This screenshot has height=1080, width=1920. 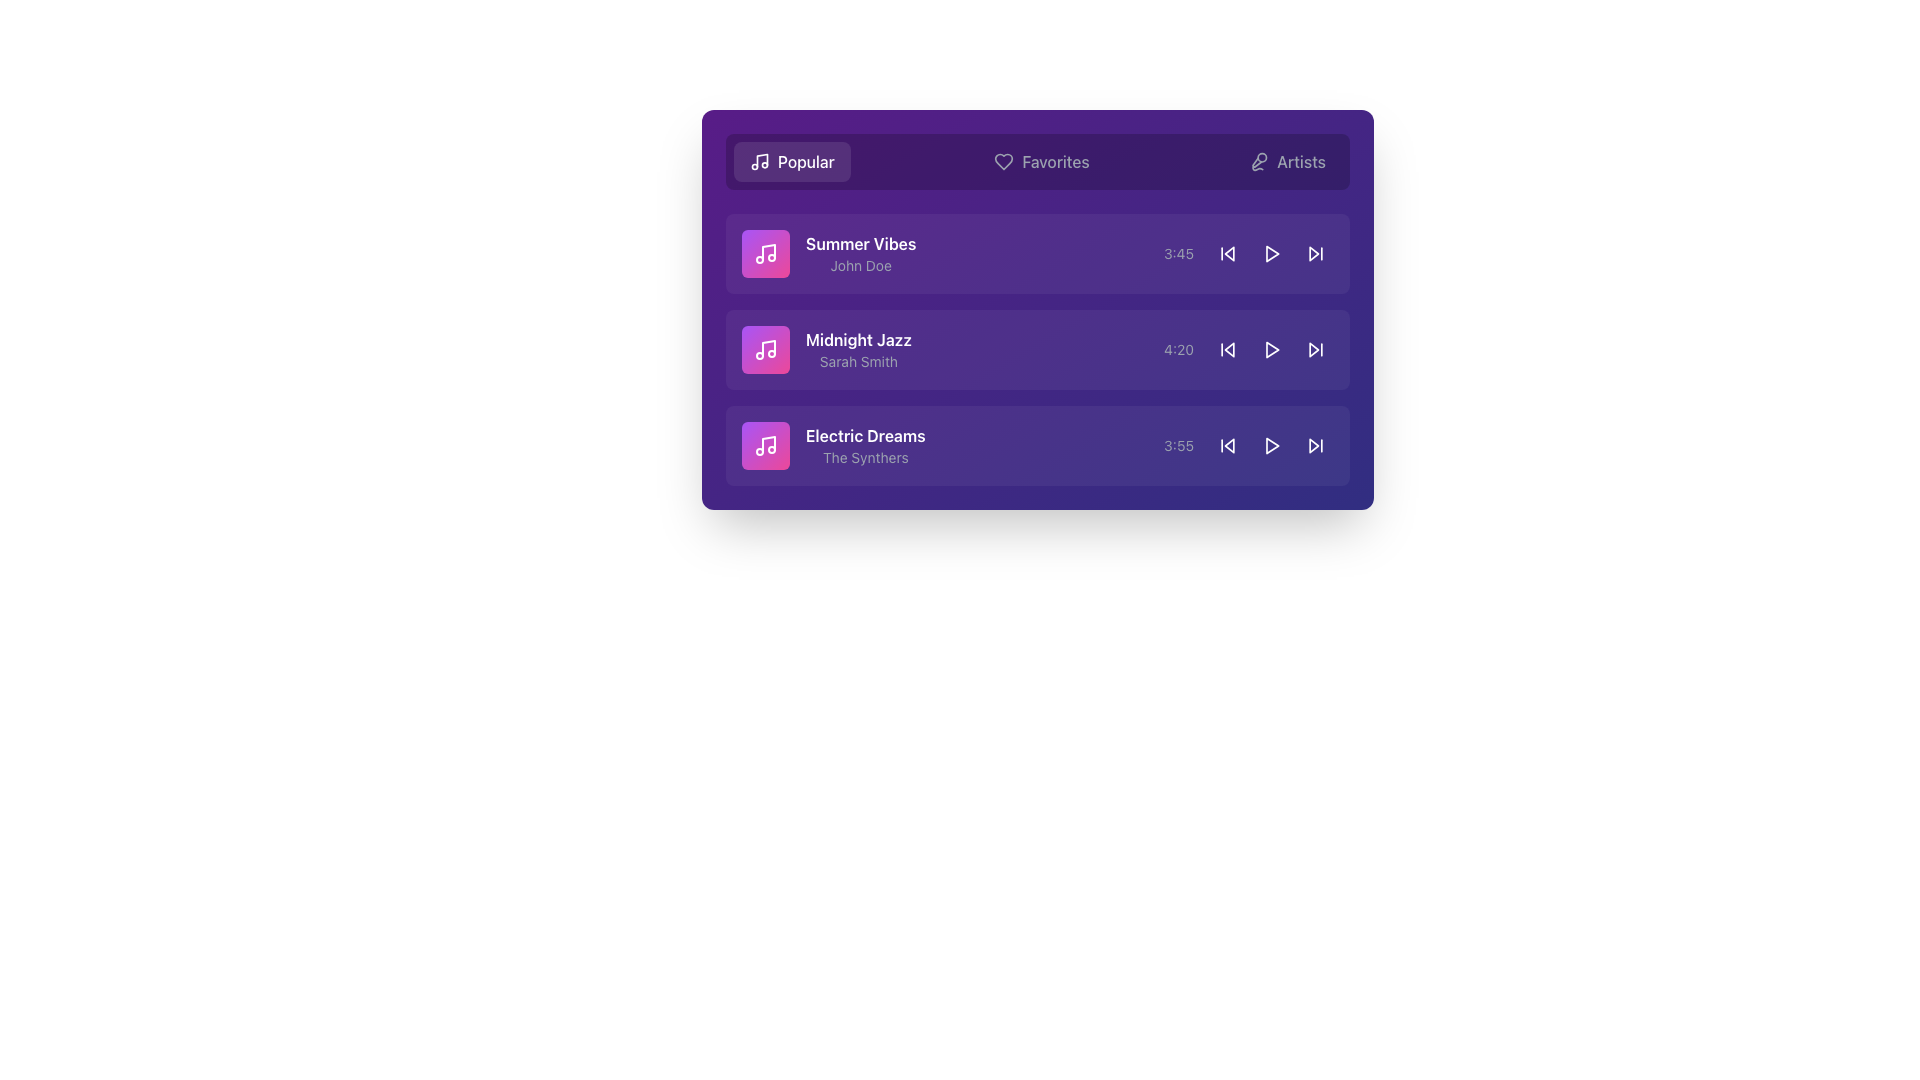 What do you see at coordinates (1271, 349) in the screenshot?
I see `the triangular-shaped purple play button located at the rightmost end of the row for the item titled 'Midnight Jazz' by 'Sarah Smith'` at bounding box center [1271, 349].